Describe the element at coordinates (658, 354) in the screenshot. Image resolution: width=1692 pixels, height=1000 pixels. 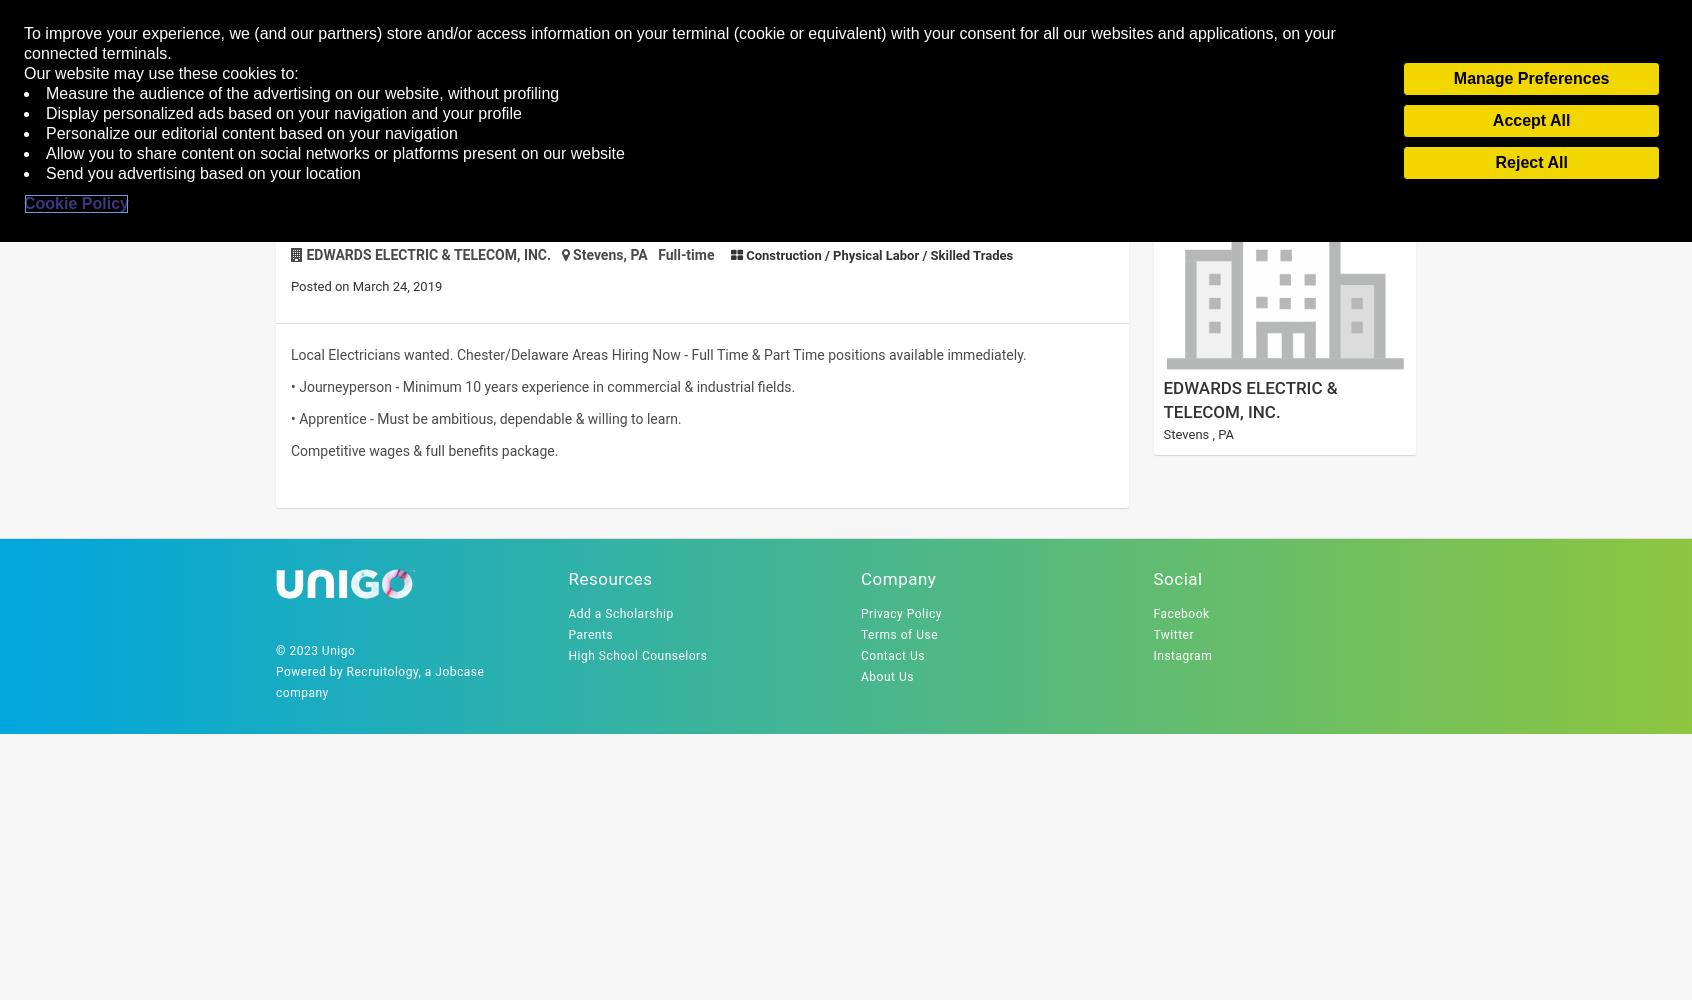
I see `'Local Electricians wanted. Chester/Delaware Areas Hiring Now - Full Time & Part Time positions available immediately.'` at that location.